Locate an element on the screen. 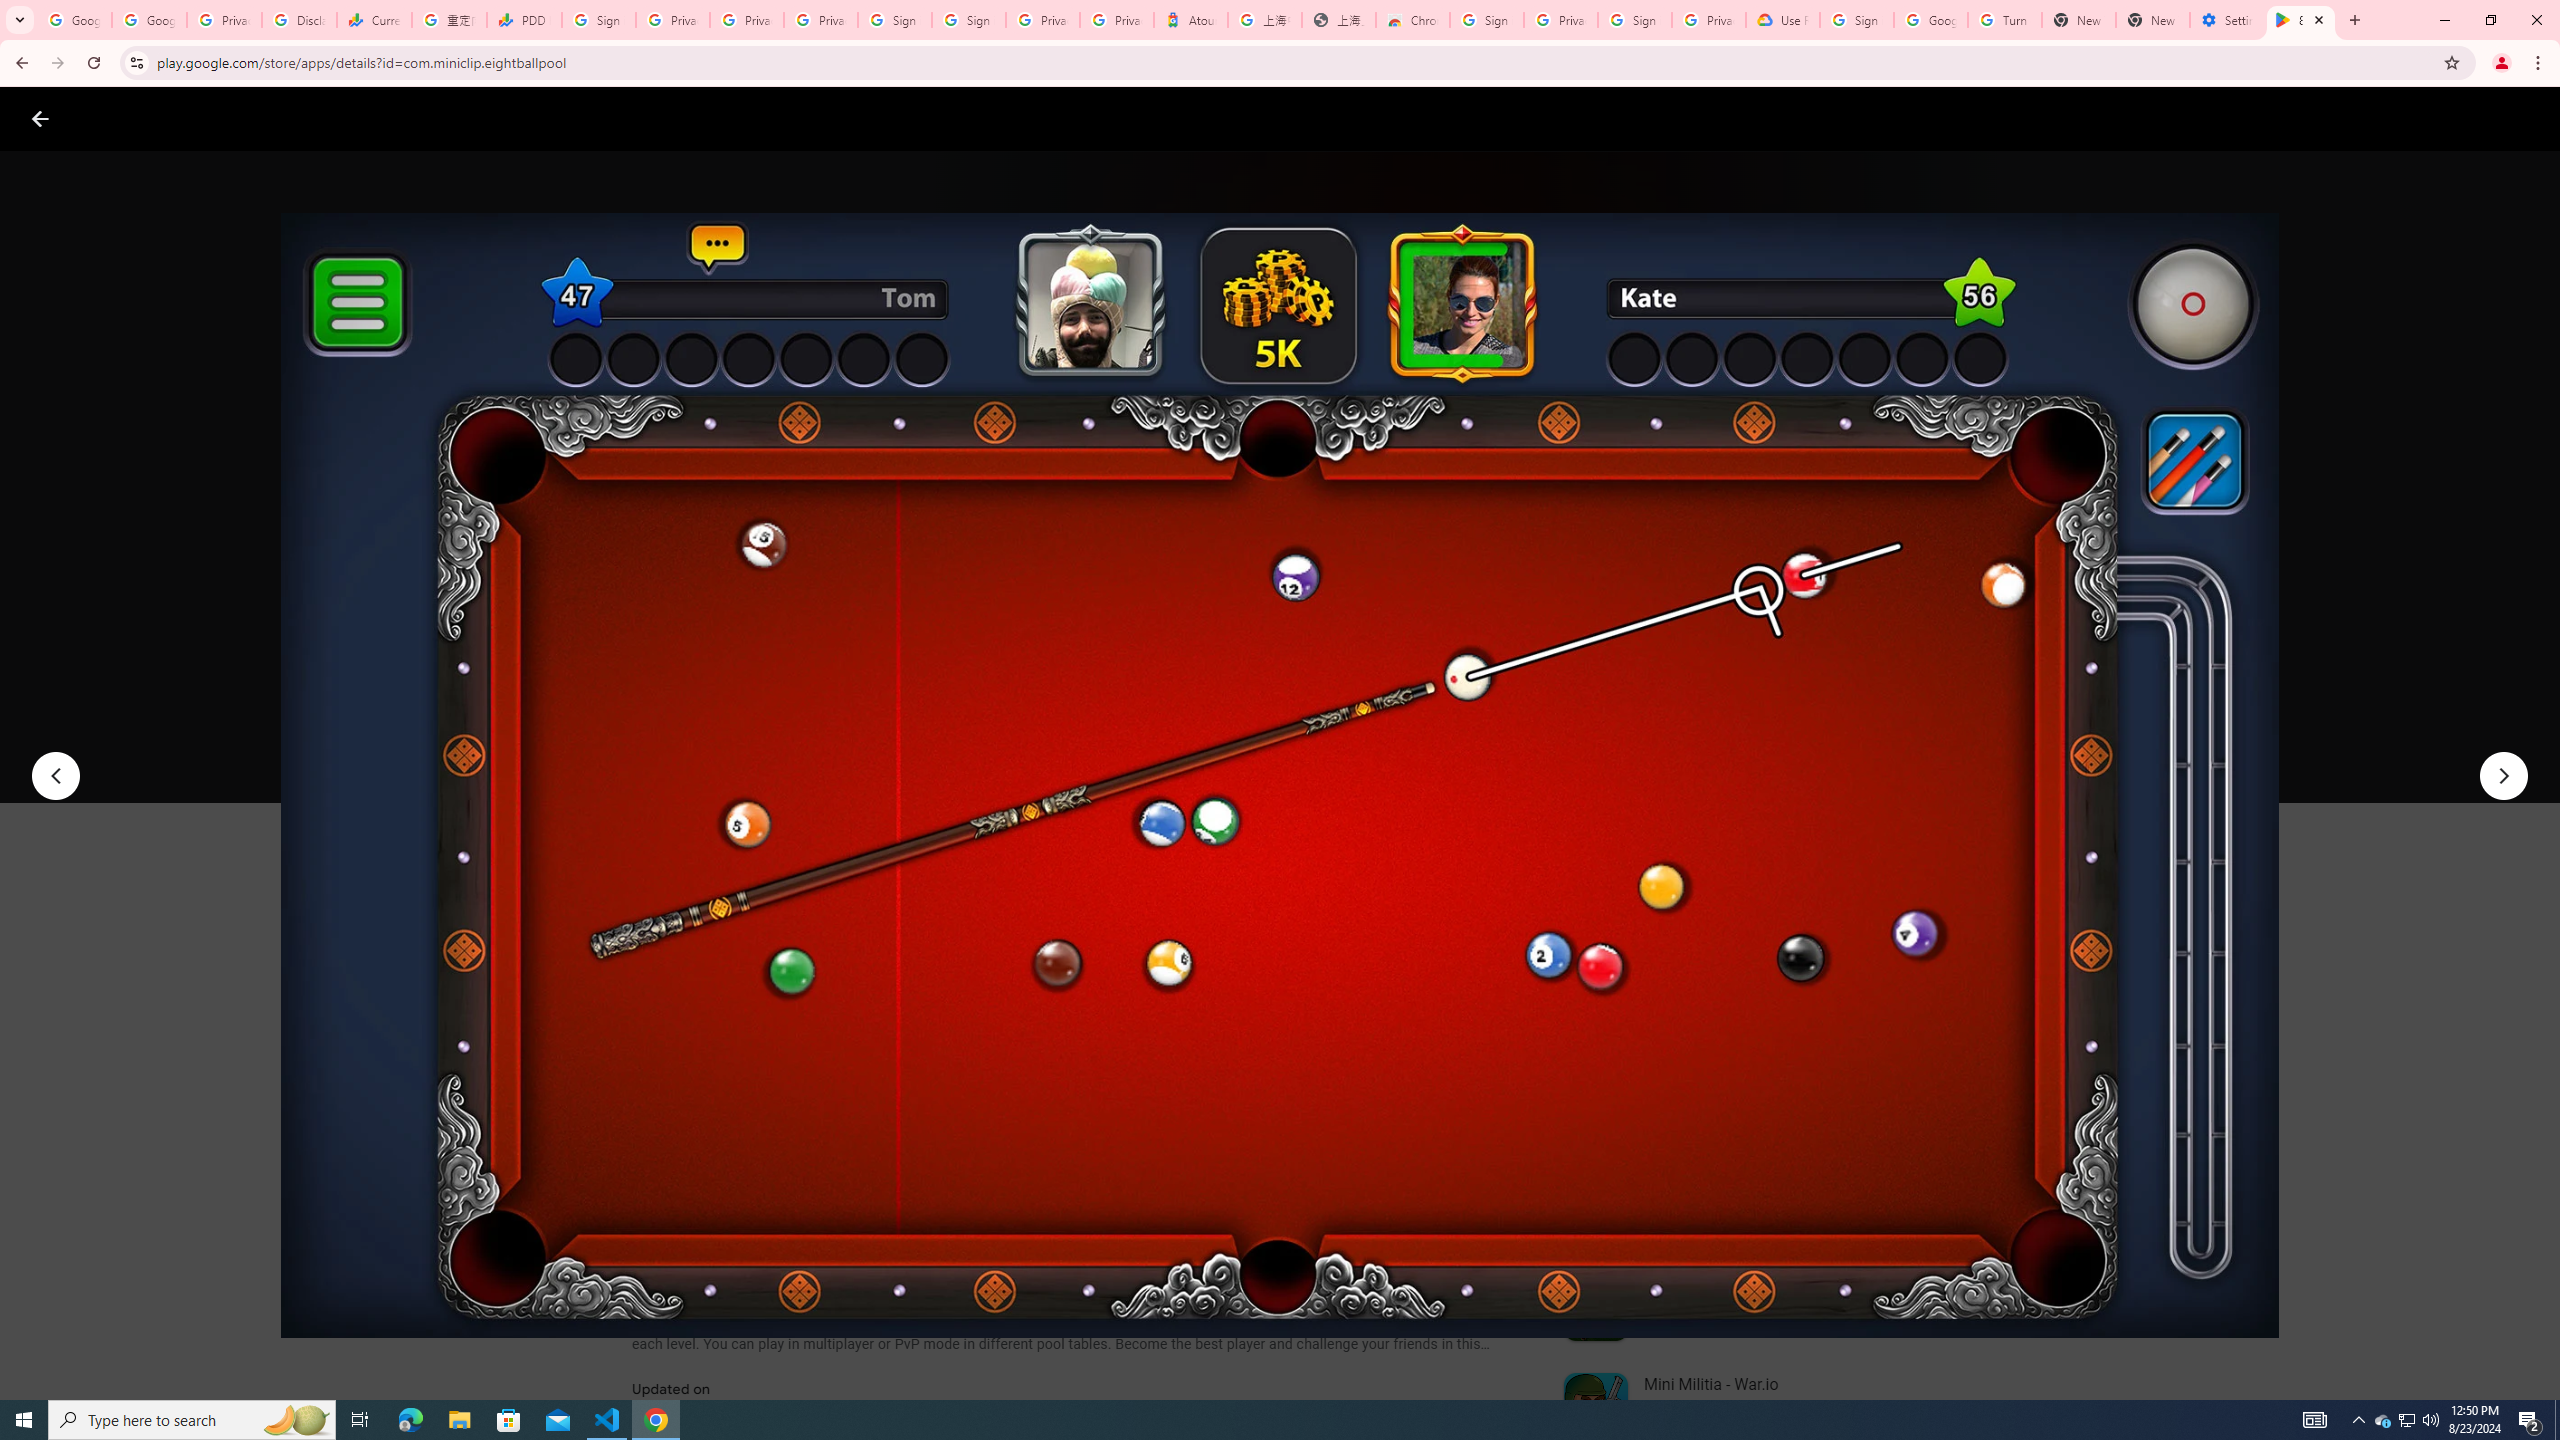 The height and width of the screenshot is (1440, 2560). 'PDD Holdings Inc - ADR (PDD) Price & News - Google Finance' is located at coordinates (523, 19).